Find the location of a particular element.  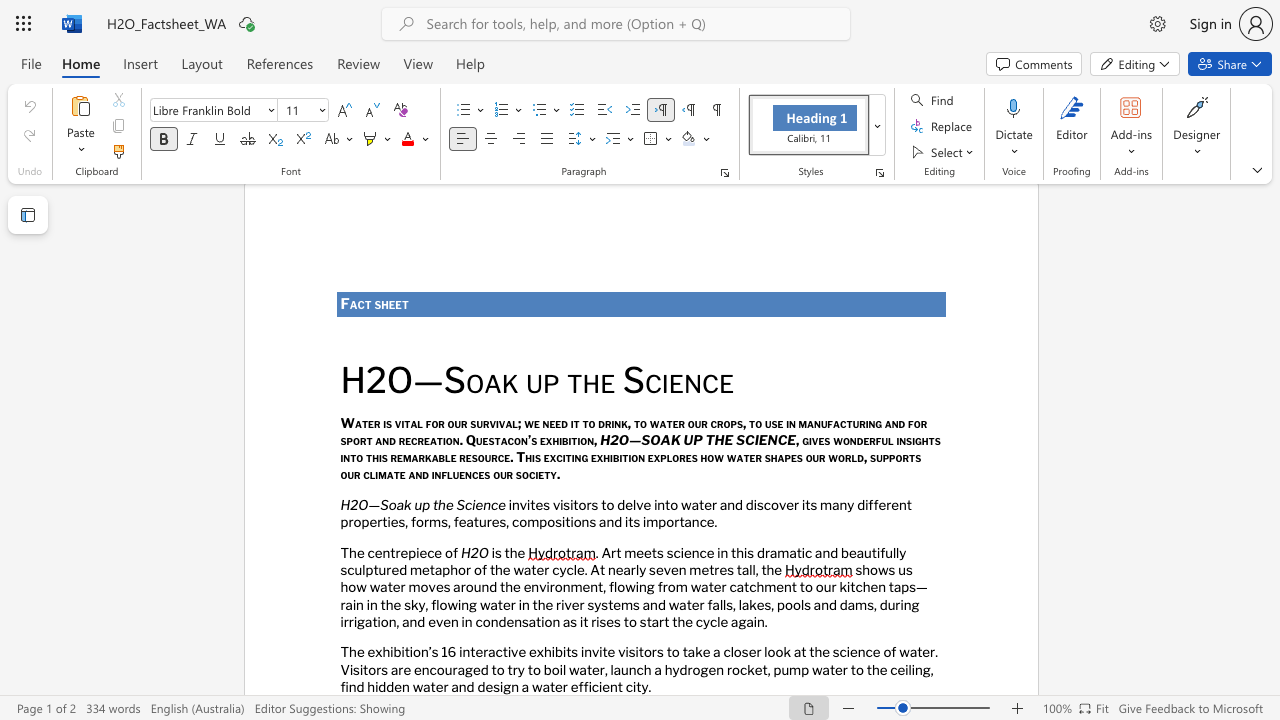

the subset text "n a water" within the text "The exhibition’s 16 interactive exhibits invite visitors to take a closer look at the science of water. Visitors are encouraged to try to boil water, launch a hydrogen rocket, pump water to the ceiling, find hidden water and design a water efficient city." is located at coordinates (511, 685).